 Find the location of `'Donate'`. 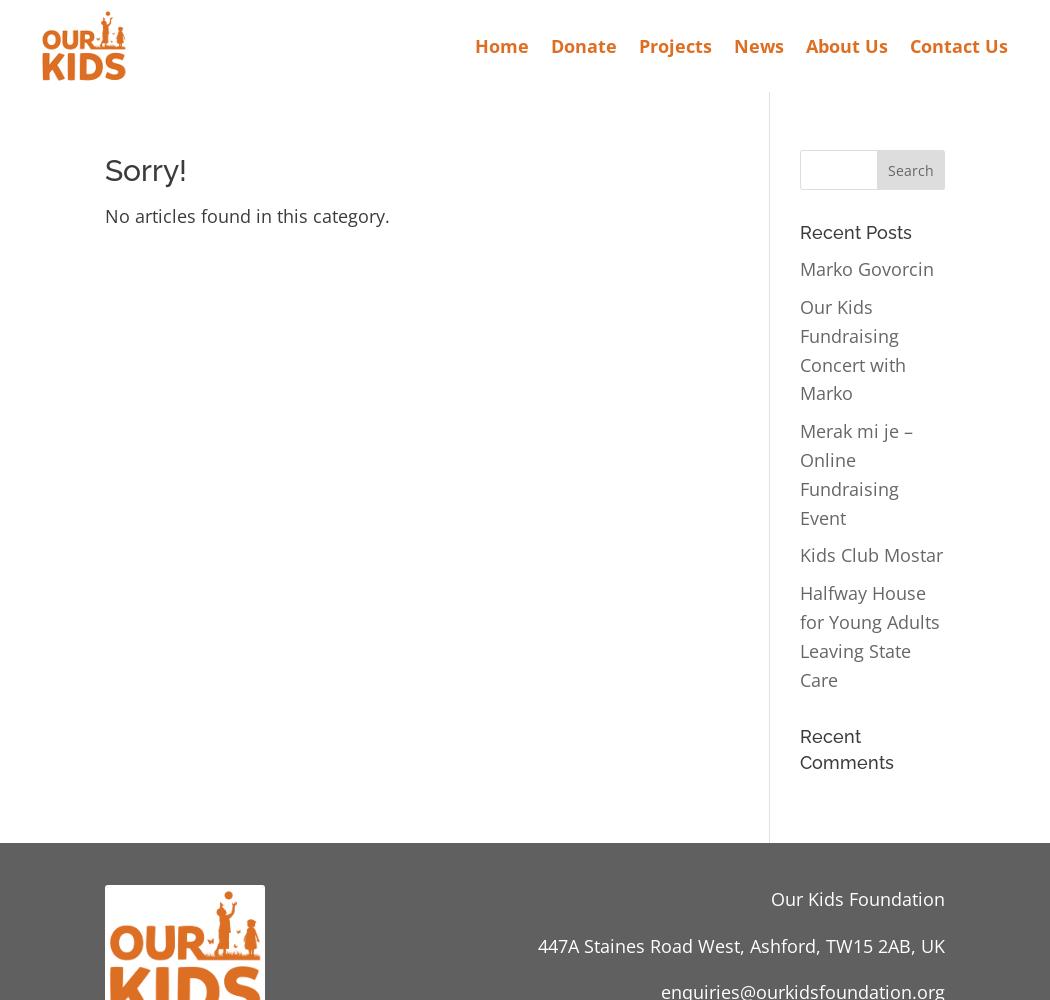

'Donate' is located at coordinates (583, 46).